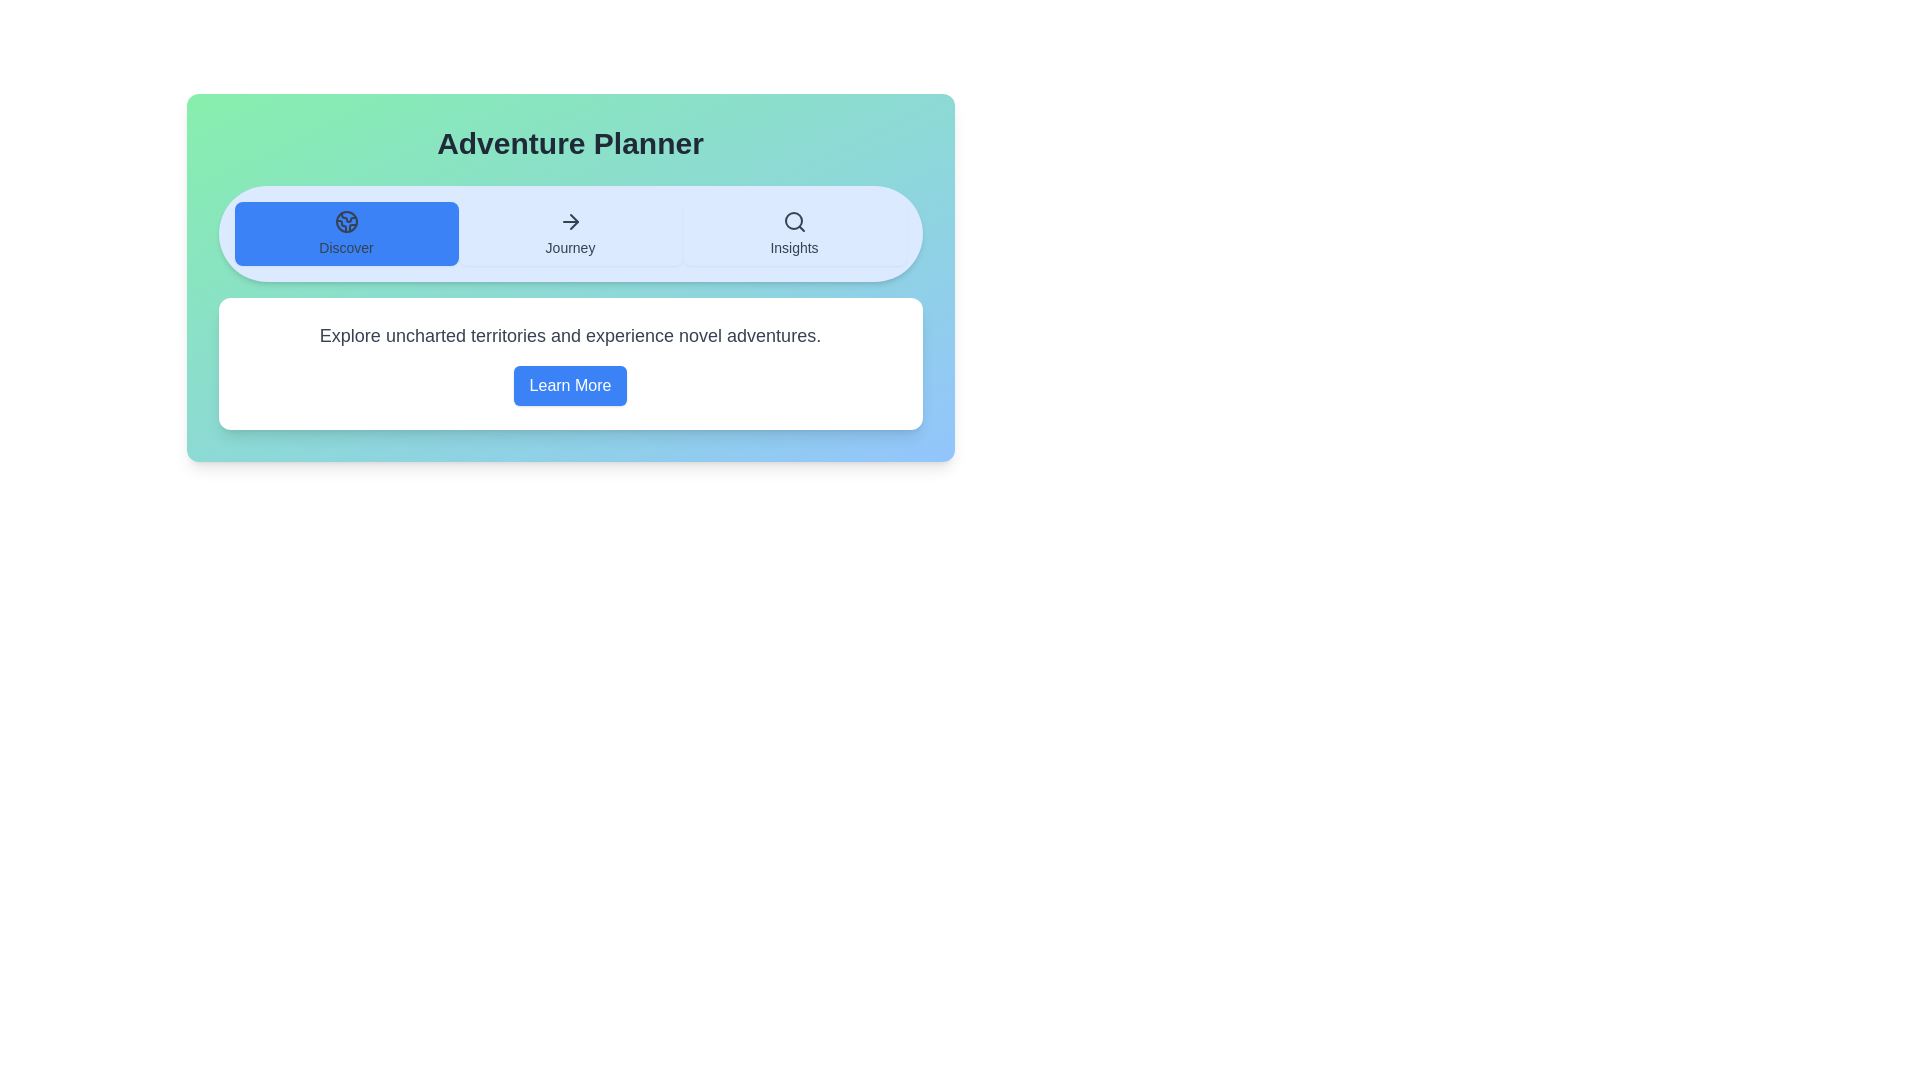 The width and height of the screenshot is (1920, 1080). I want to click on the circular globe icon with intersecting curved lines and circular borders located in the 'Discover' tab of the Adventure Planner, so click(346, 222).